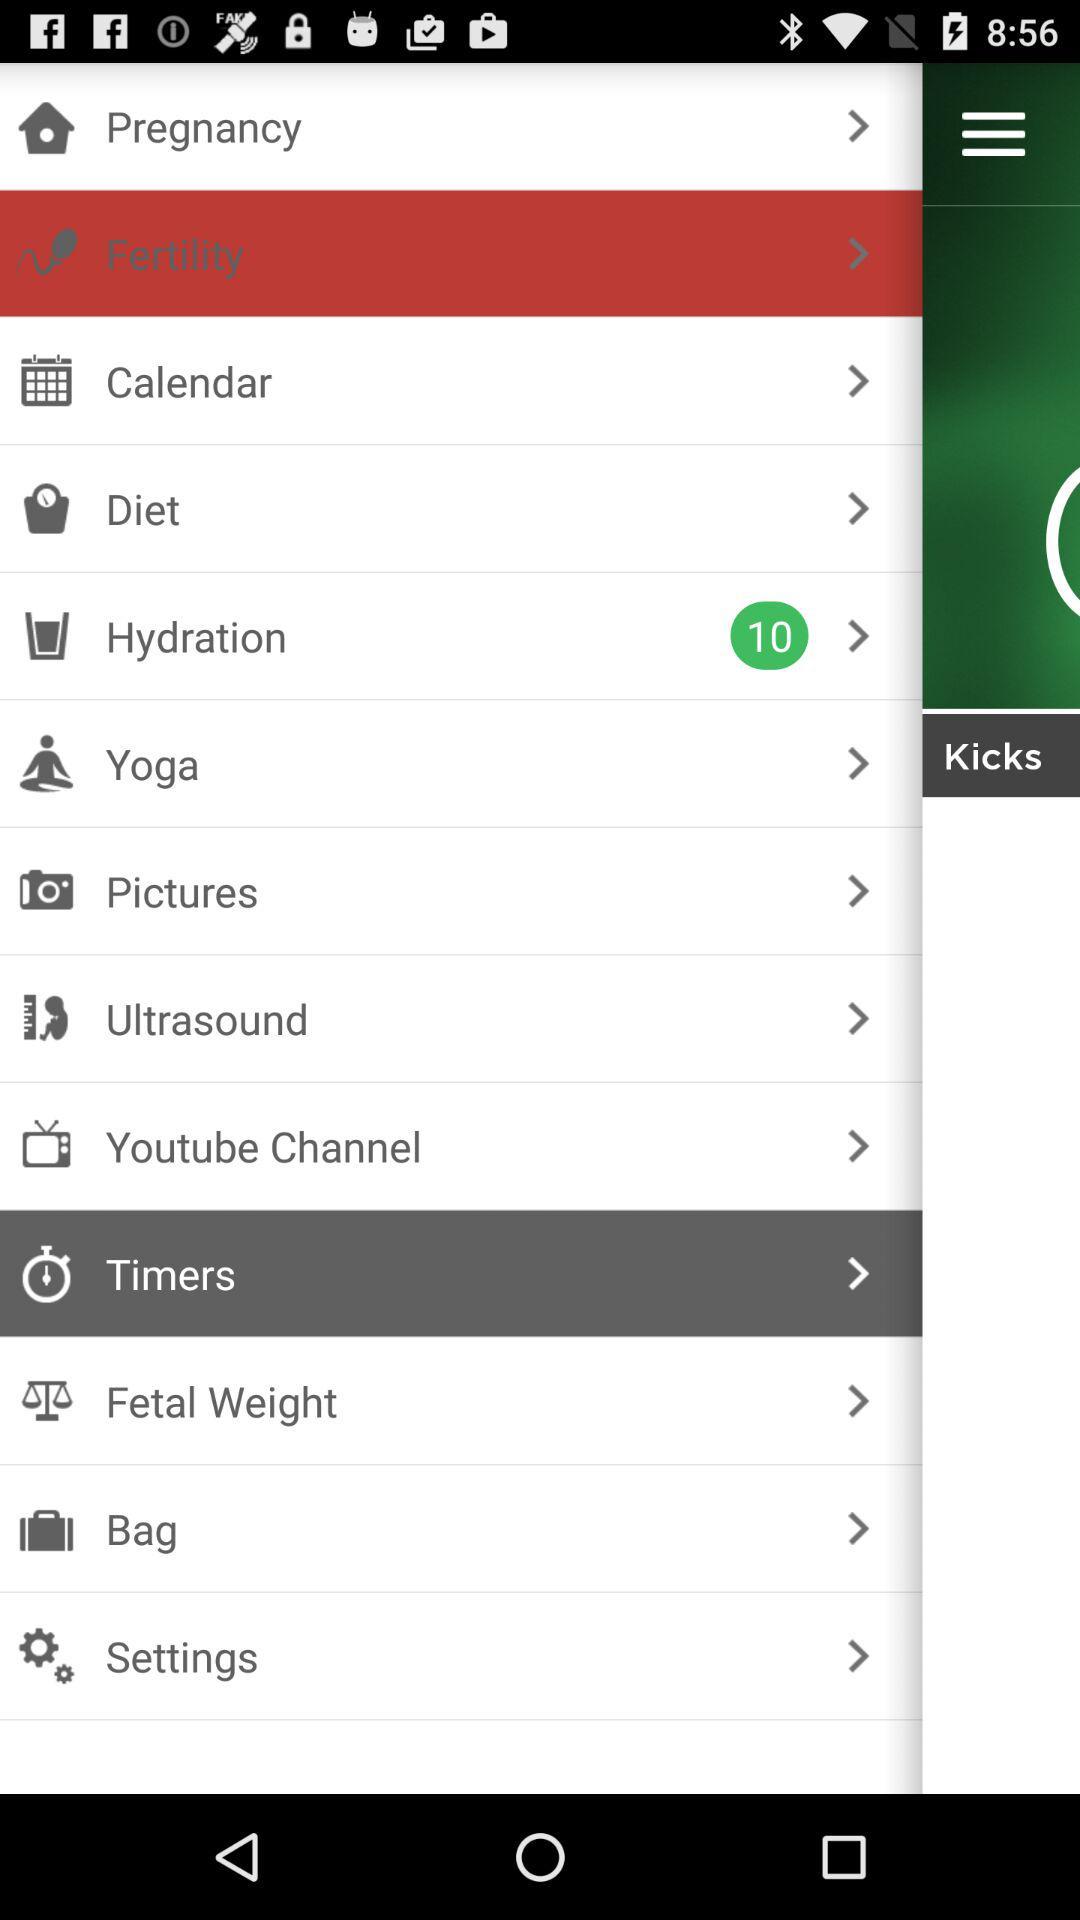 The image size is (1080, 1920). I want to click on ultrasound, so click(457, 1018).